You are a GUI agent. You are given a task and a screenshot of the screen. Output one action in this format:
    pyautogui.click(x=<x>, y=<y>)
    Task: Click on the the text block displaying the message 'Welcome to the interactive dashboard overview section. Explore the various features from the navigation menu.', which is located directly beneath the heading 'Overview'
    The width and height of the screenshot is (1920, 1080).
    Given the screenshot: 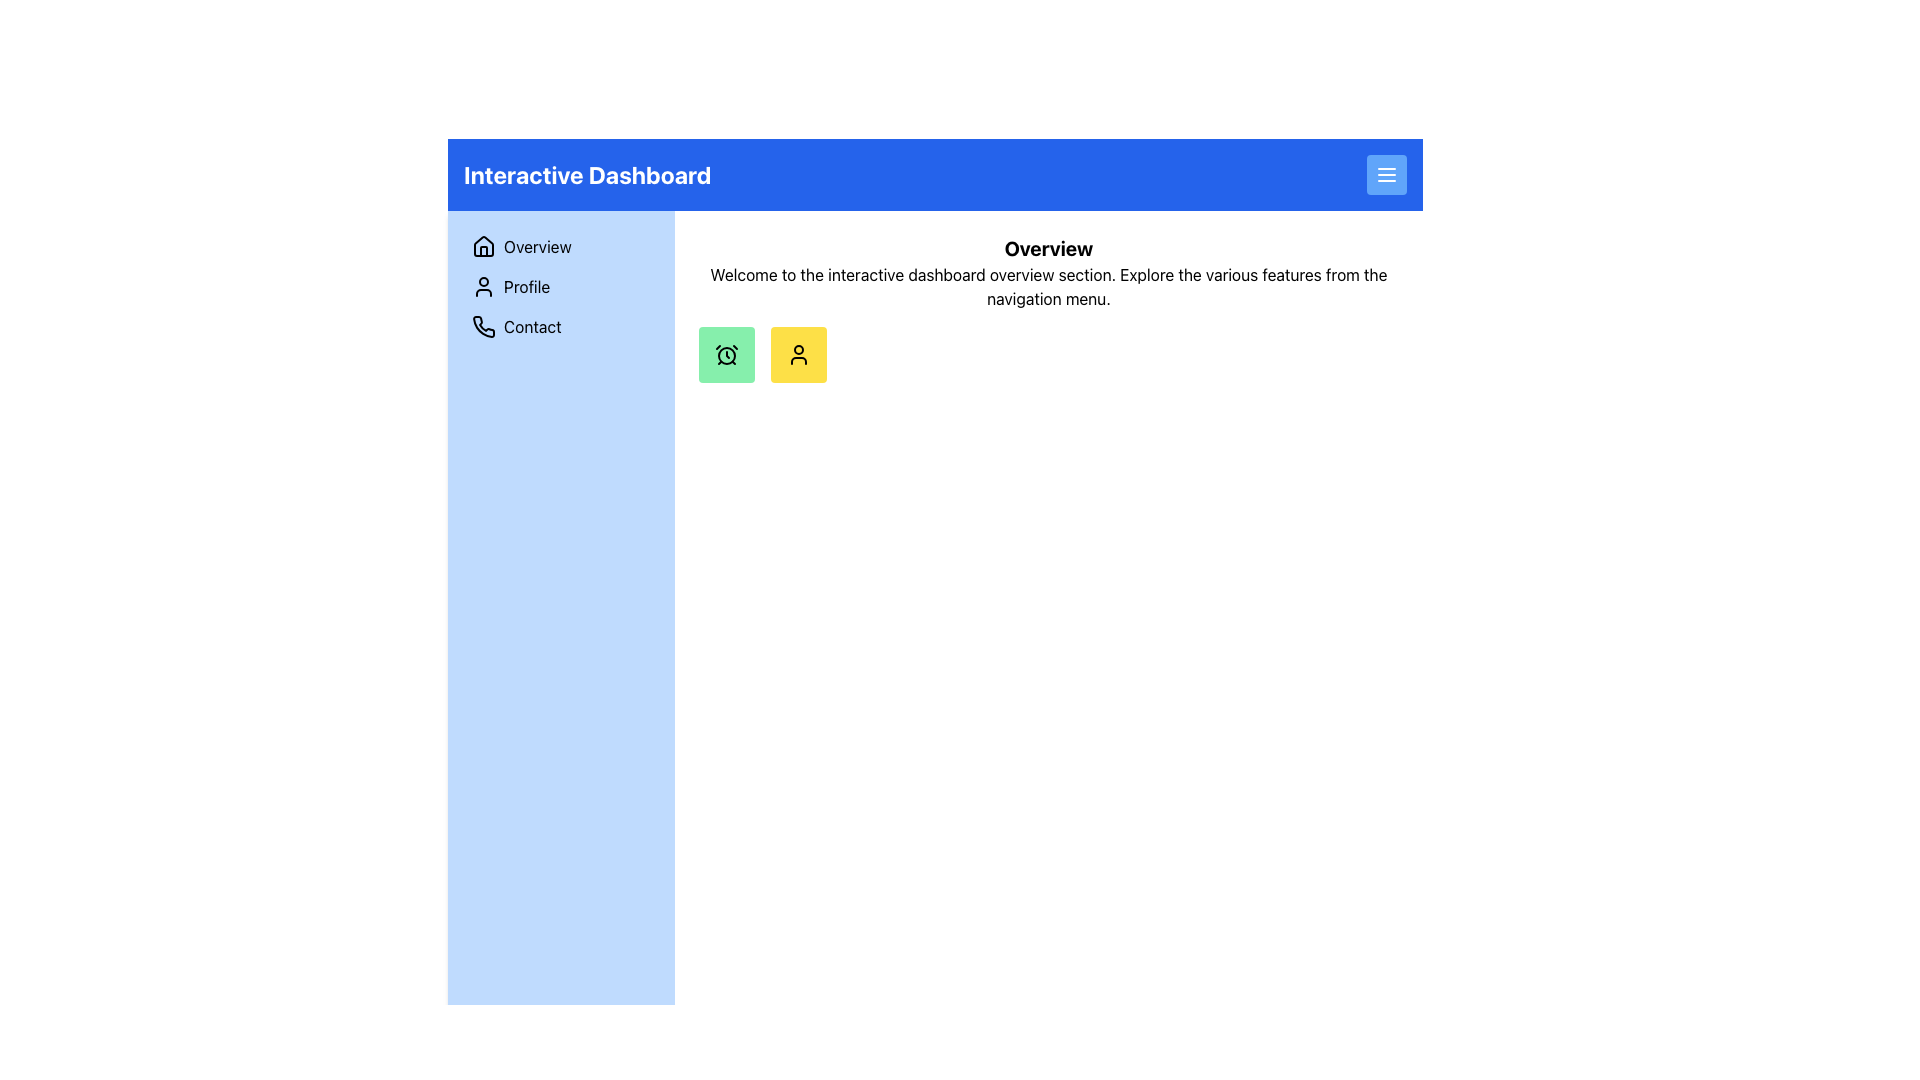 What is the action you would take?
    pyautogui.click(x=1047, y=286)
    